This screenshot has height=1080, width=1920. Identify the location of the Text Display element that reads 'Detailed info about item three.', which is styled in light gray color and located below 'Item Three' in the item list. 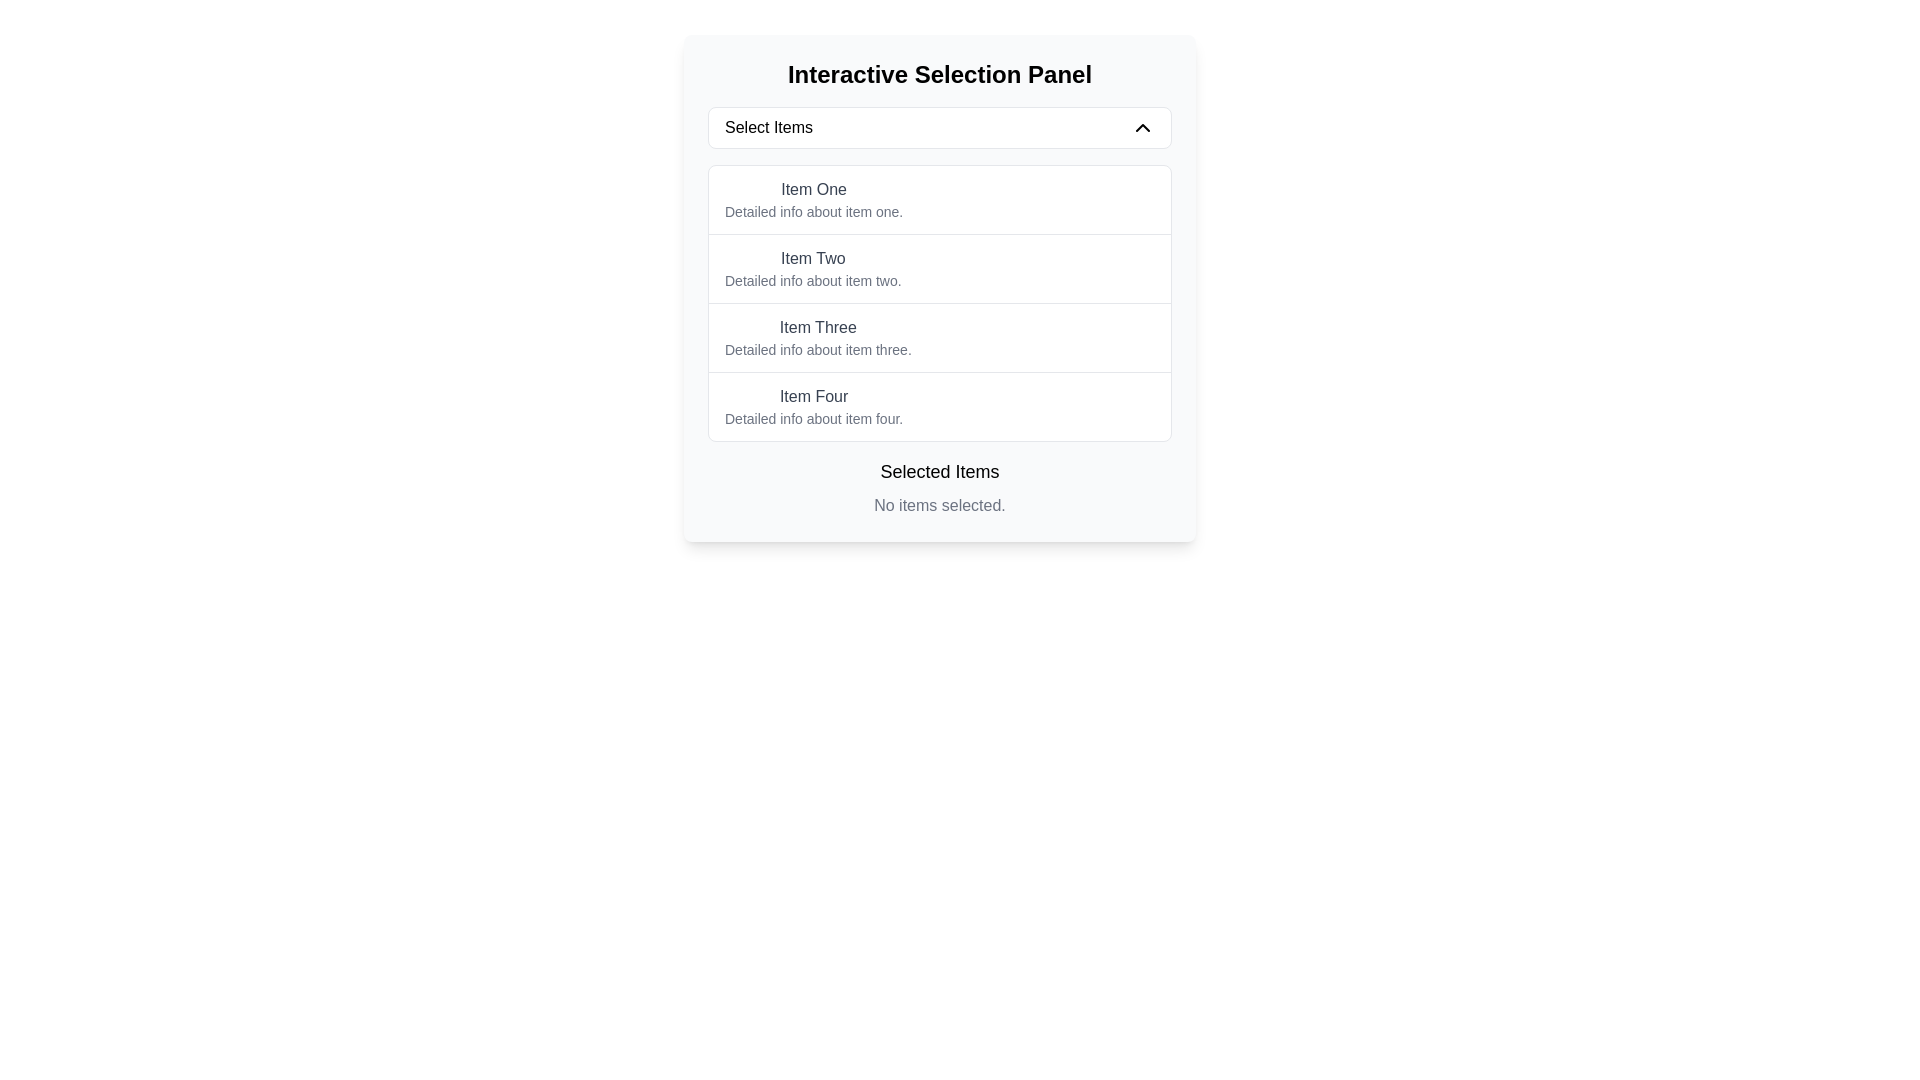
(818, 349).